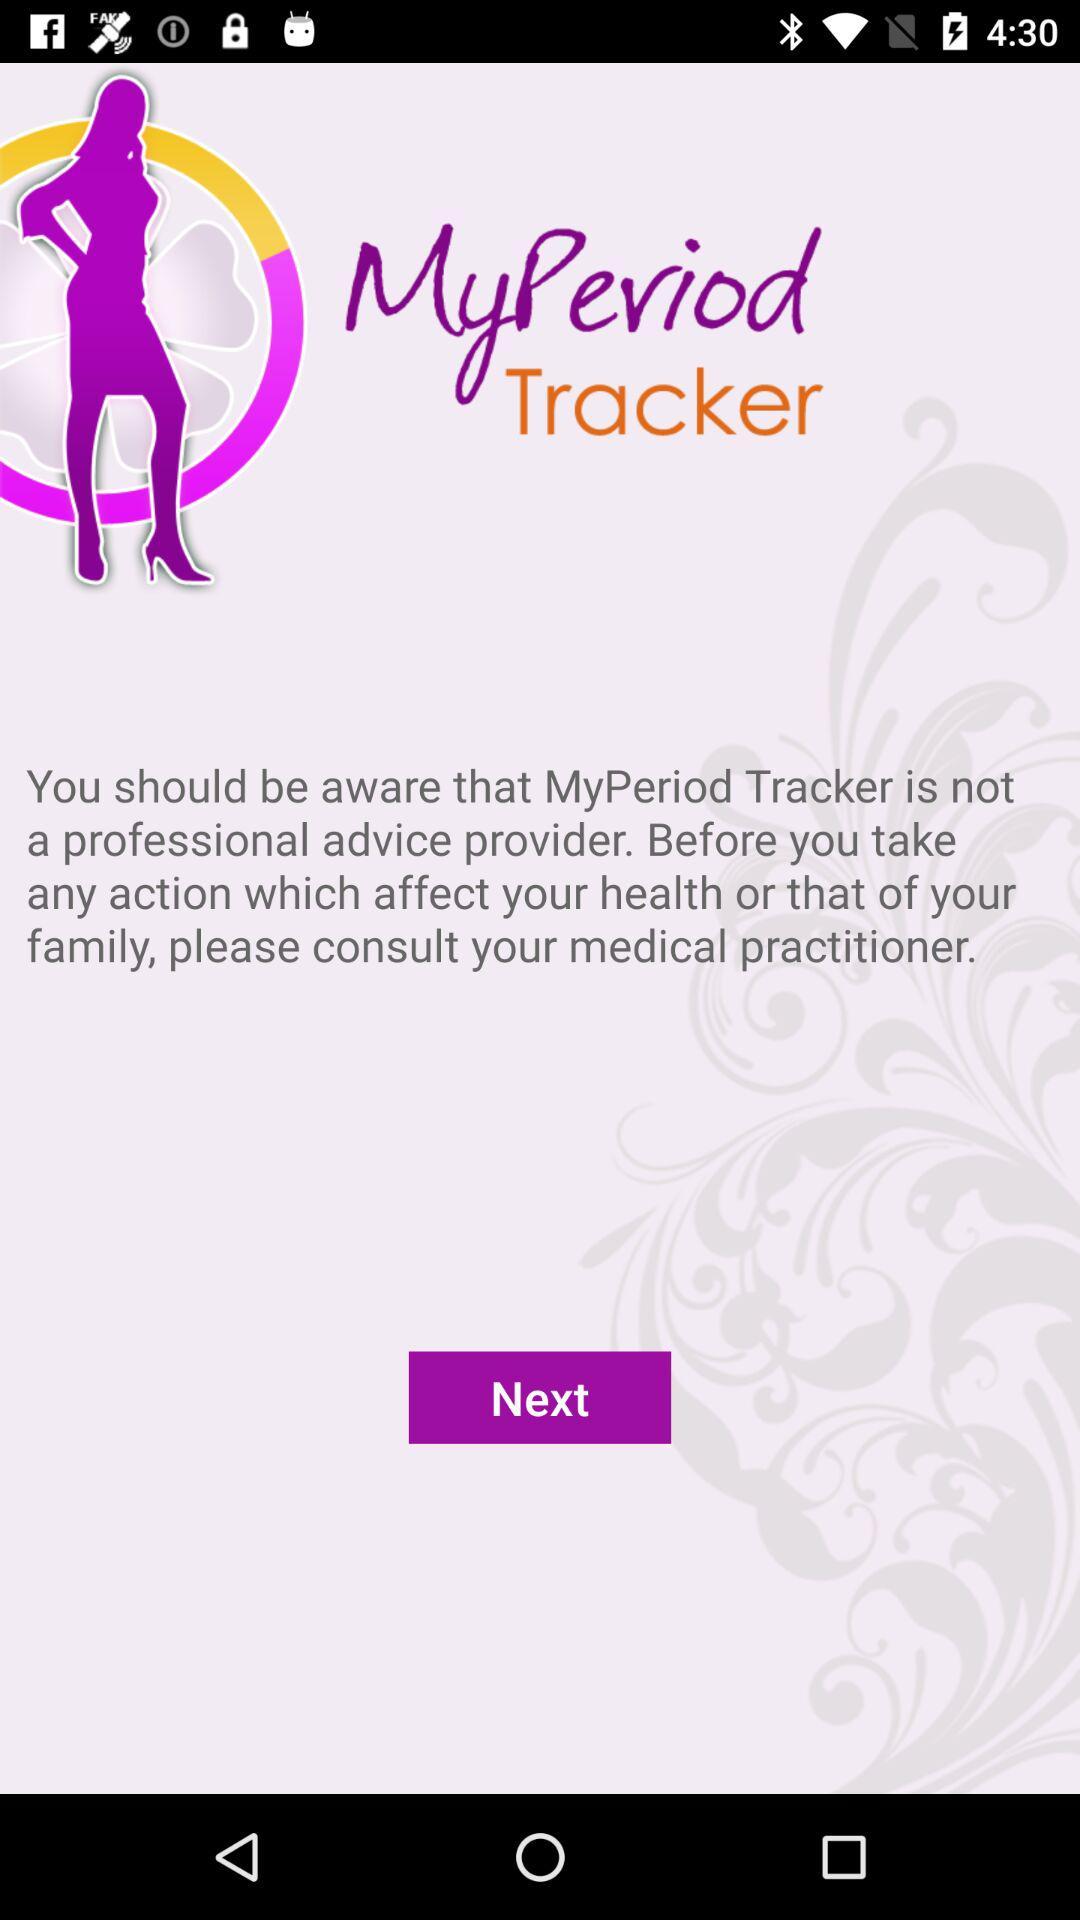 This screenshot has width=1080, height=1920. Describe the element at coordinates (540, 1396) in the screenshot. I see `the next icon` at that location.